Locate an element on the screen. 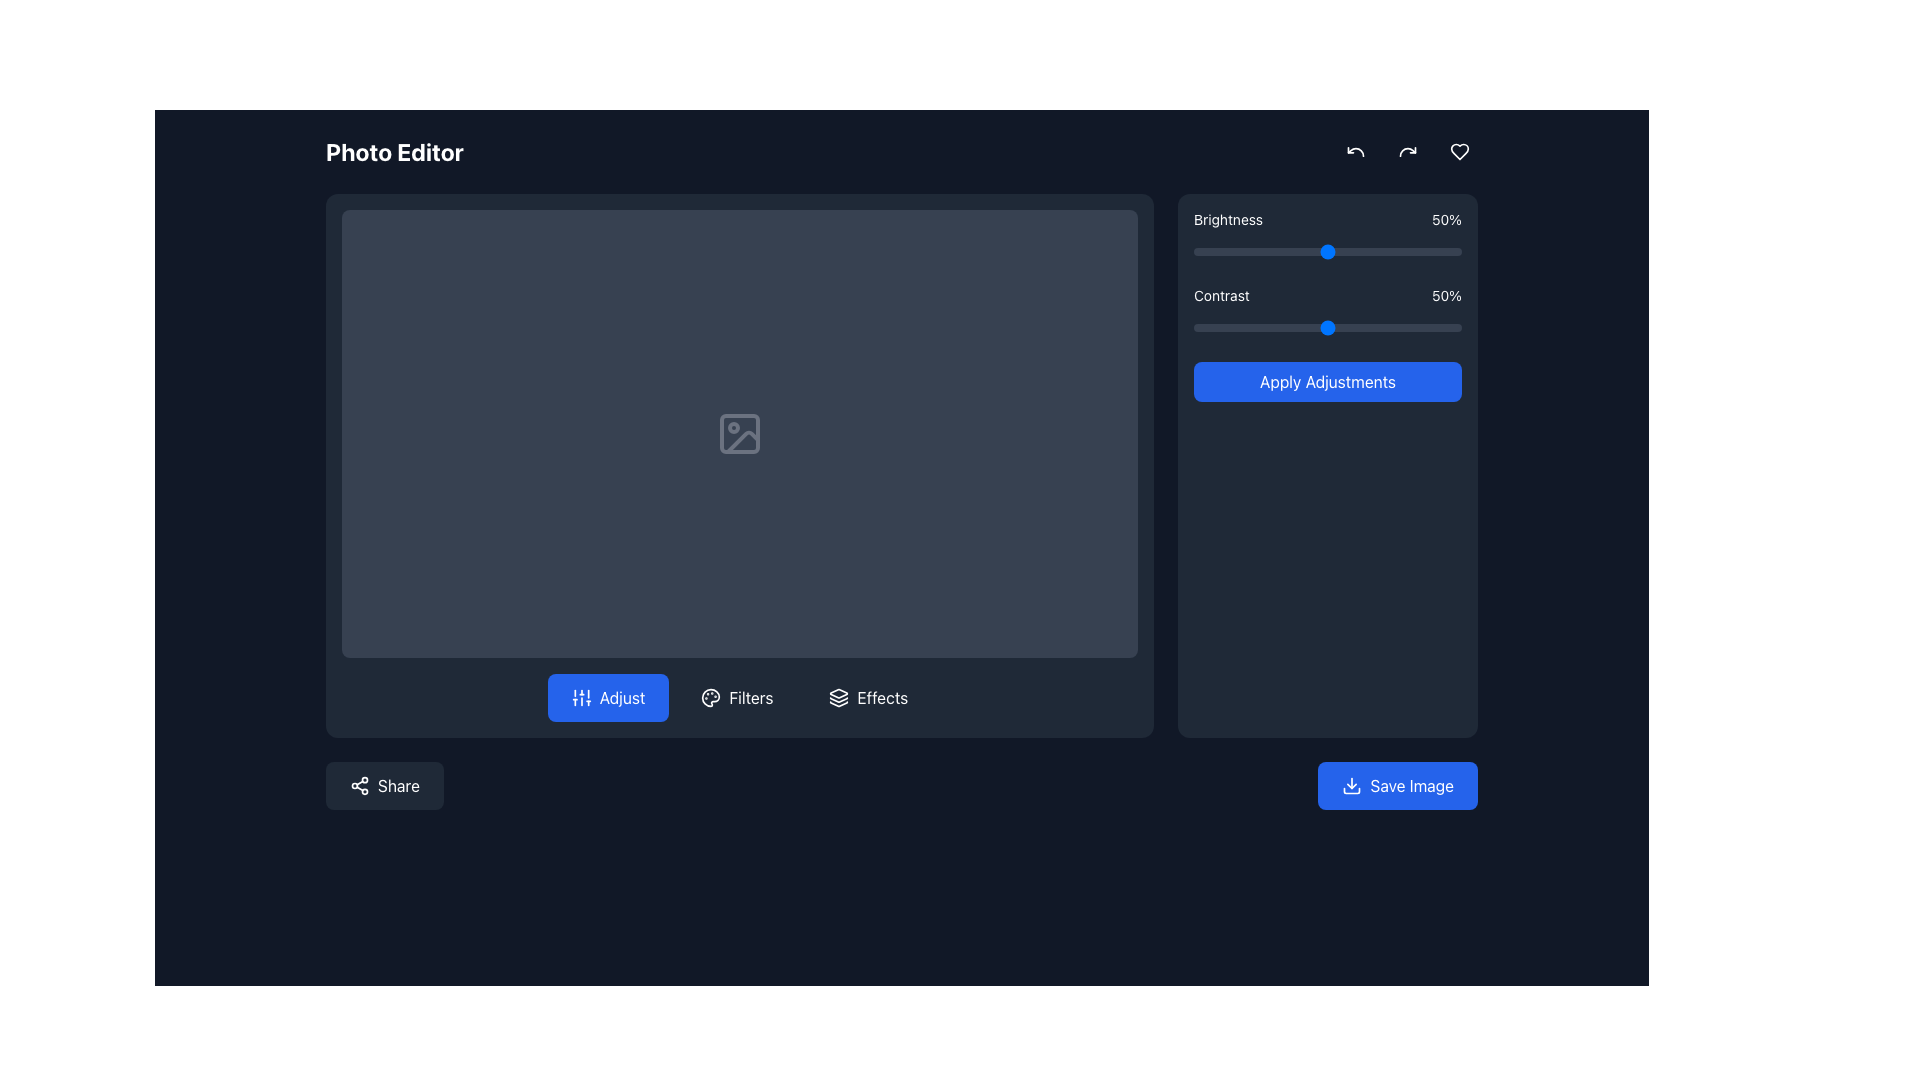 The height and width of the screenshot is (1080, 1920). the 'Apply Adjustments' button located at the bottom of the right-hand panel, directly below the Brightness and Contrast sliders is located at coordinates (1328, 381).